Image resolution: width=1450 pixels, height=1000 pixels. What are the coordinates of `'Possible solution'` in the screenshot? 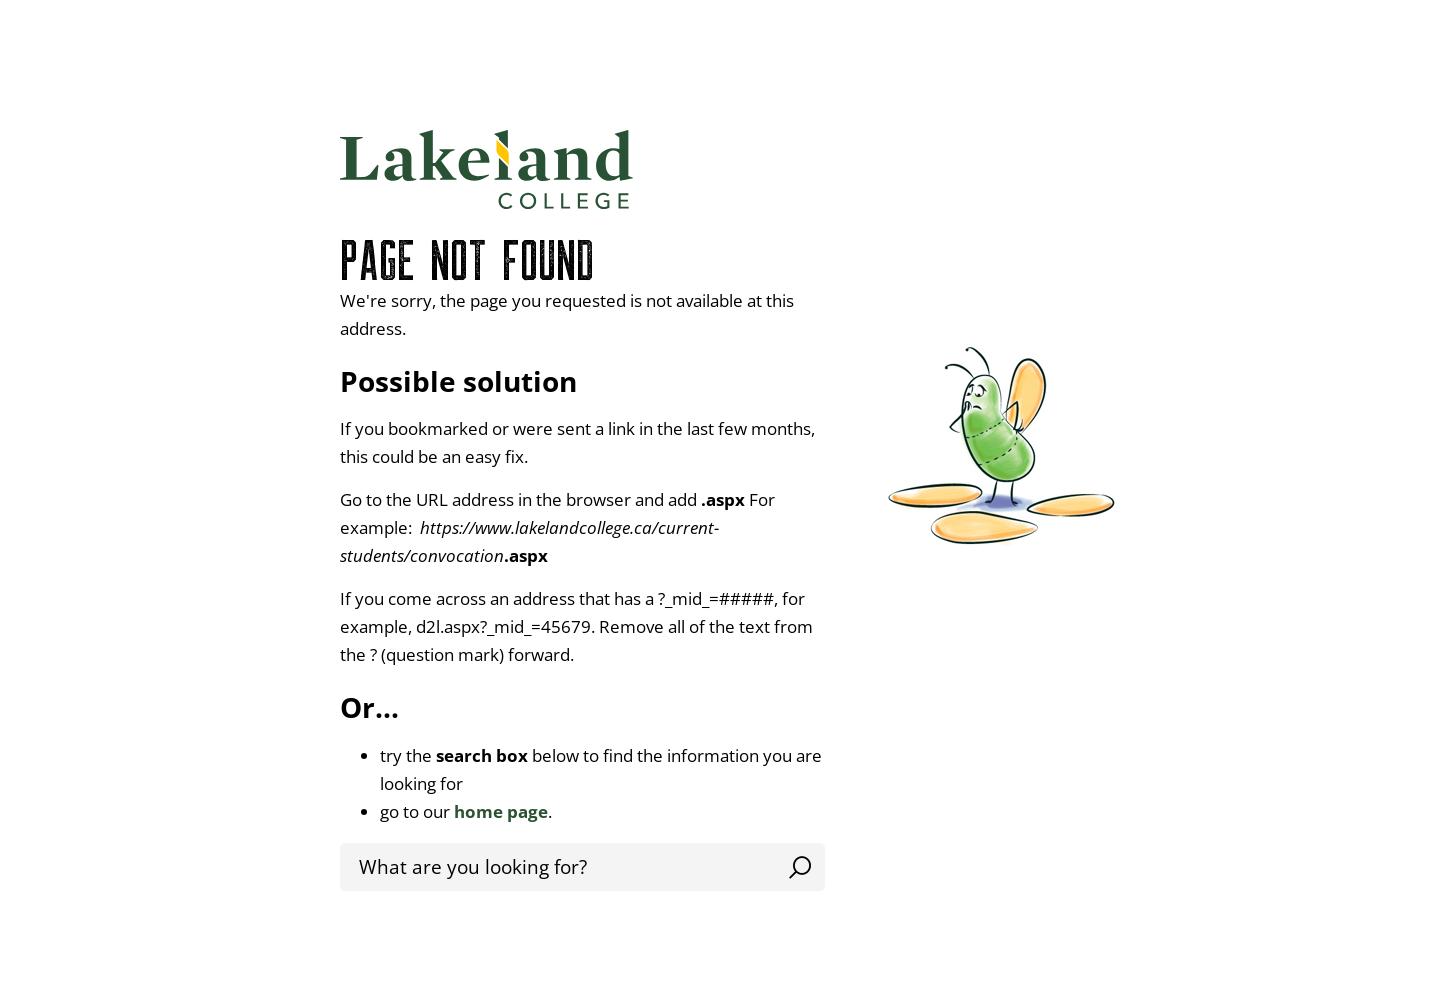 It's located at (340, 381).